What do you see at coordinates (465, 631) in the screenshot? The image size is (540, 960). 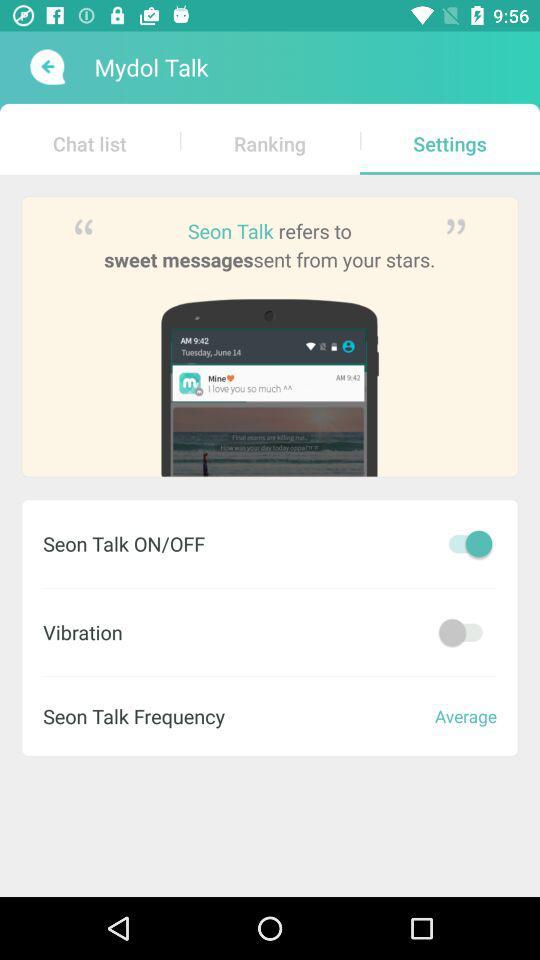 I see `off app` at bounding box center [465, 631].